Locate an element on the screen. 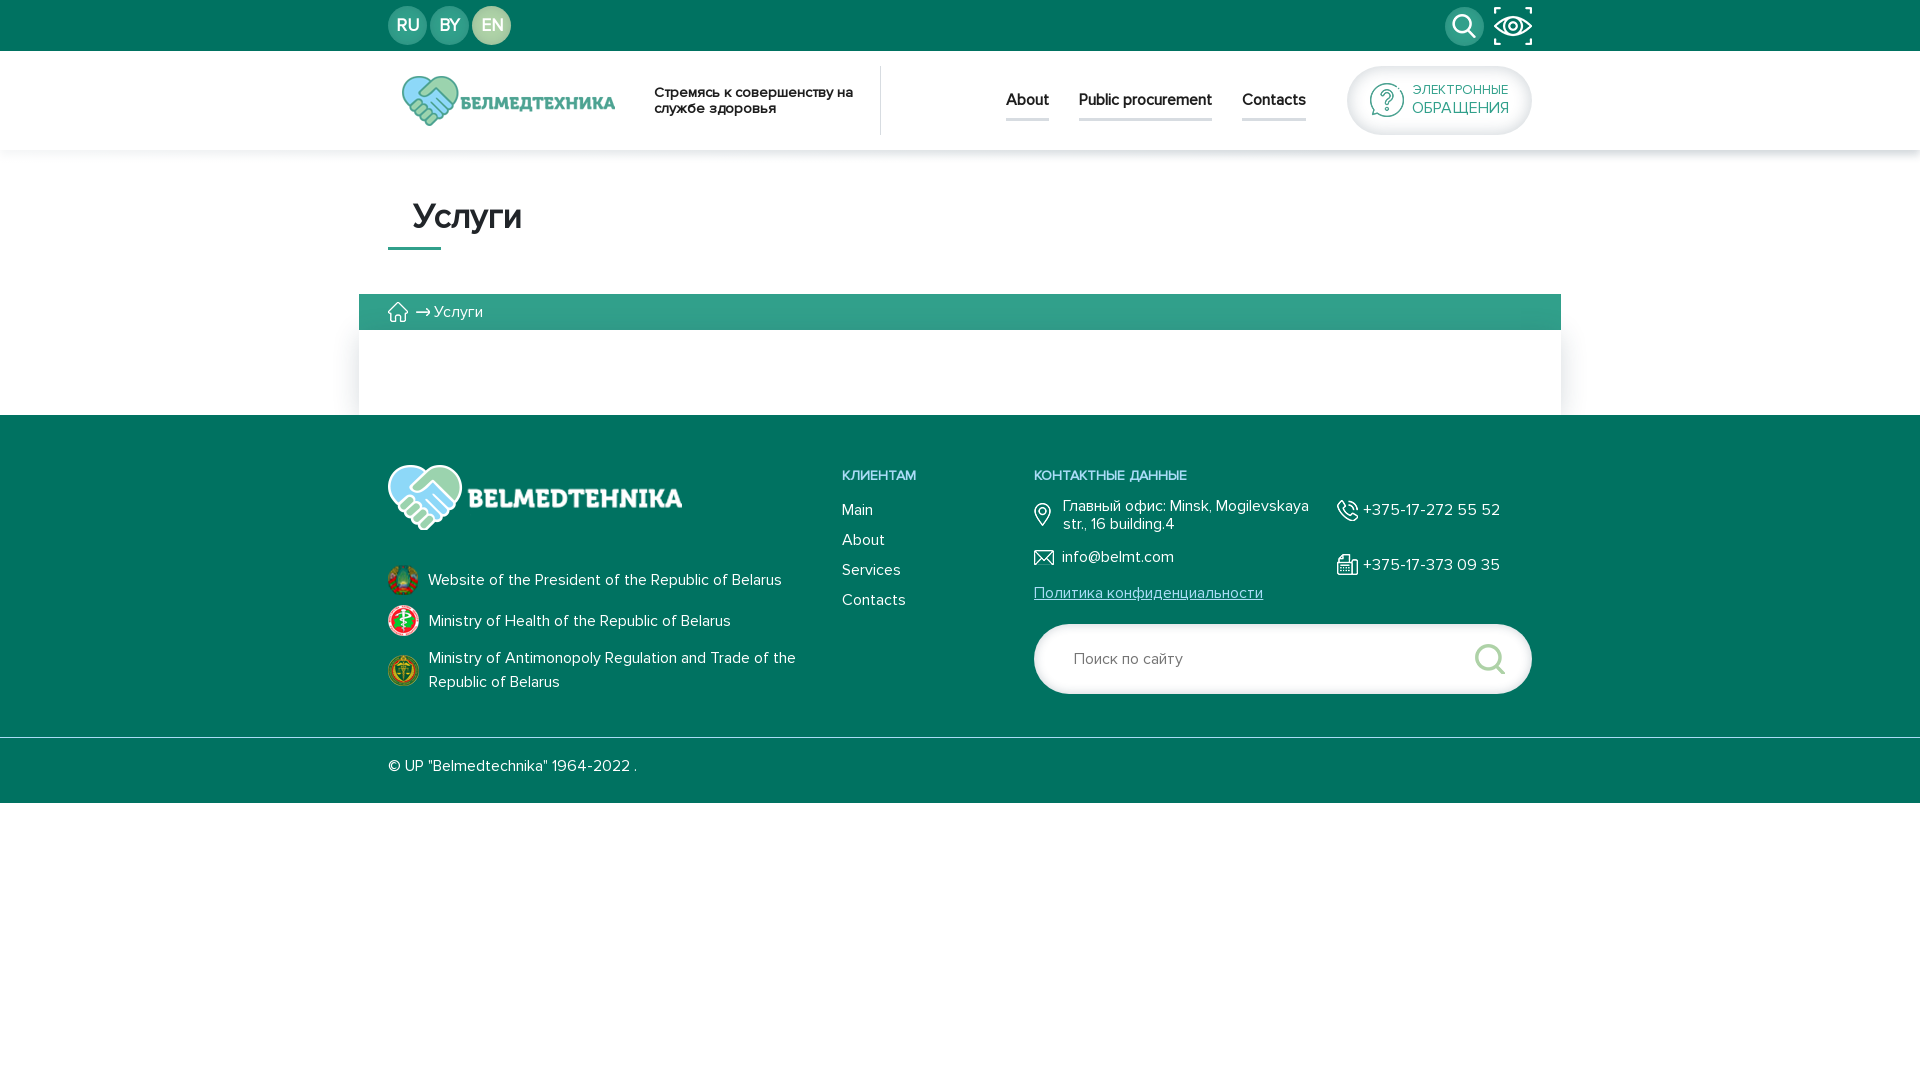  'Ministry of Health of the Republic of Belarus' is located at coordinates (388, 619).